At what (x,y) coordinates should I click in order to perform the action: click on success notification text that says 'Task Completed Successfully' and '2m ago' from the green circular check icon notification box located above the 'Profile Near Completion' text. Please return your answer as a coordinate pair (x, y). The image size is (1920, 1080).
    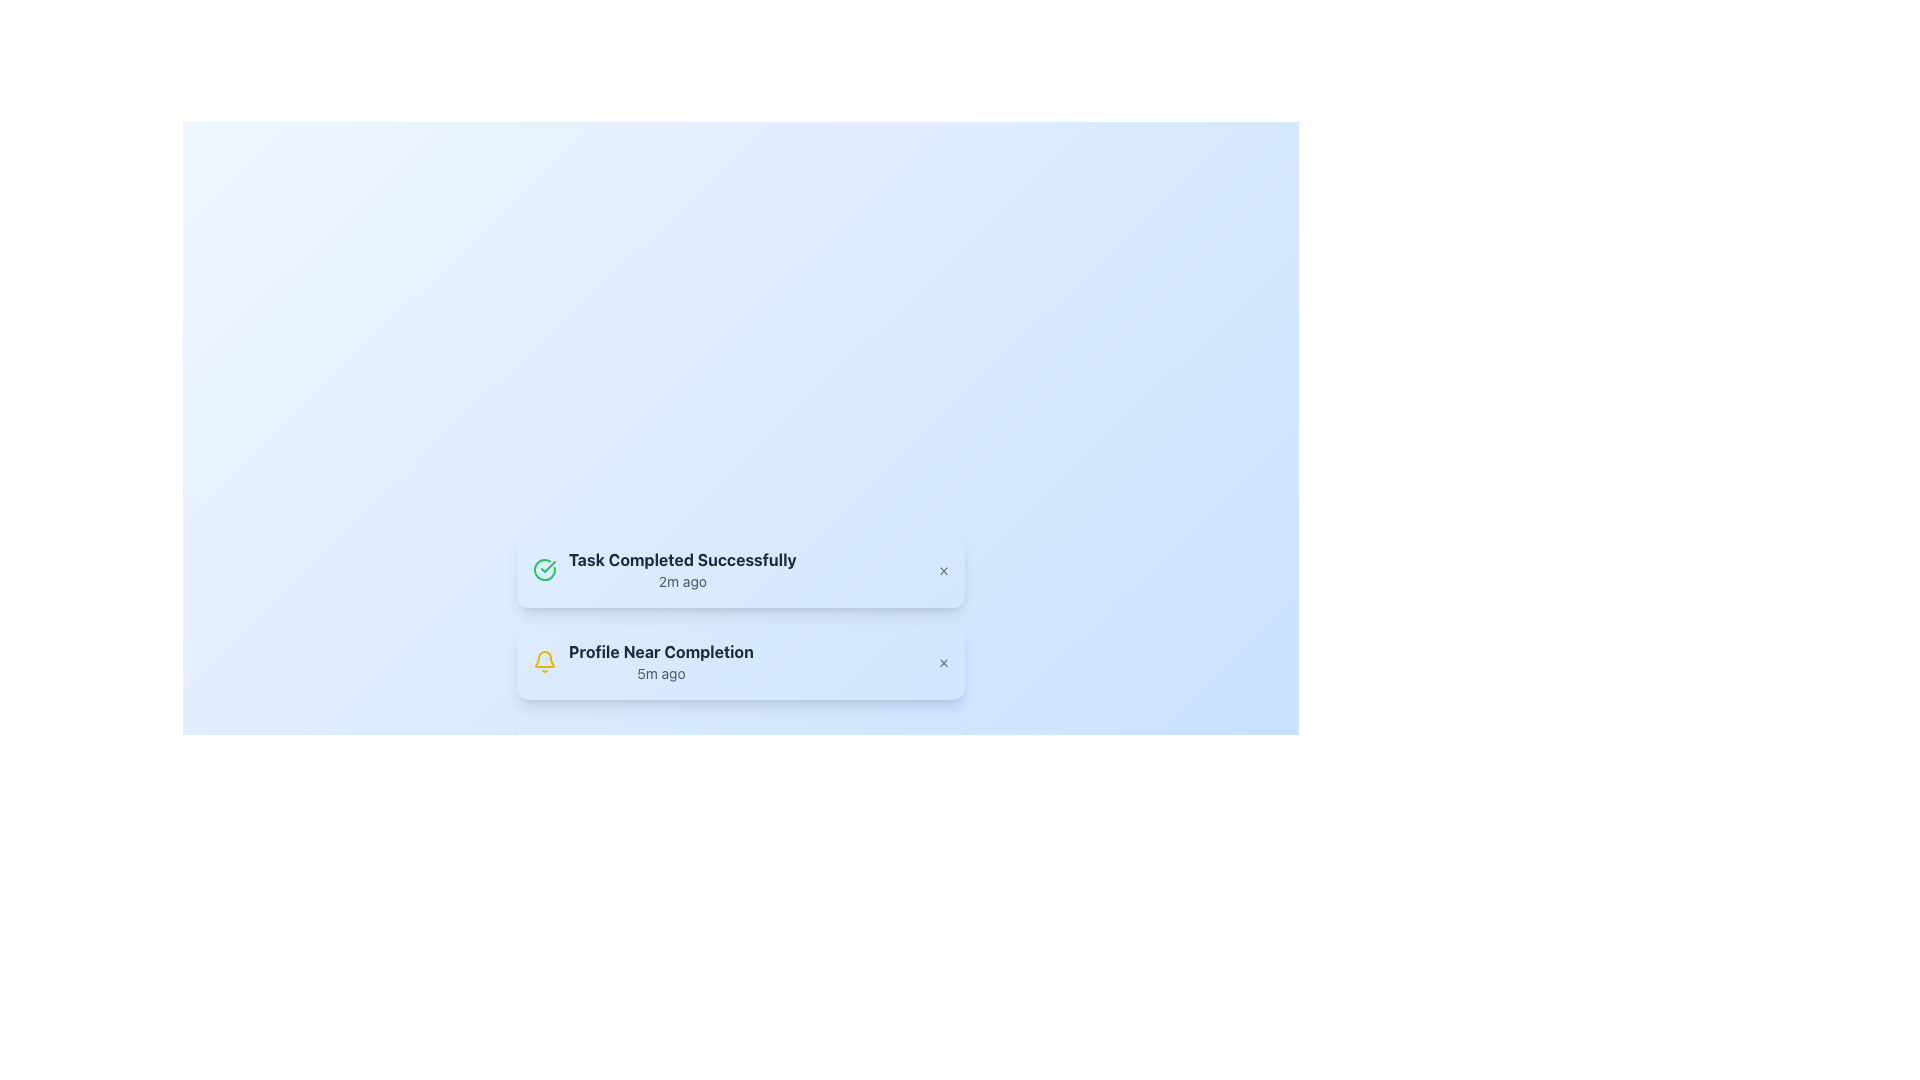
    Looking at the image, I should click on (664, 570).